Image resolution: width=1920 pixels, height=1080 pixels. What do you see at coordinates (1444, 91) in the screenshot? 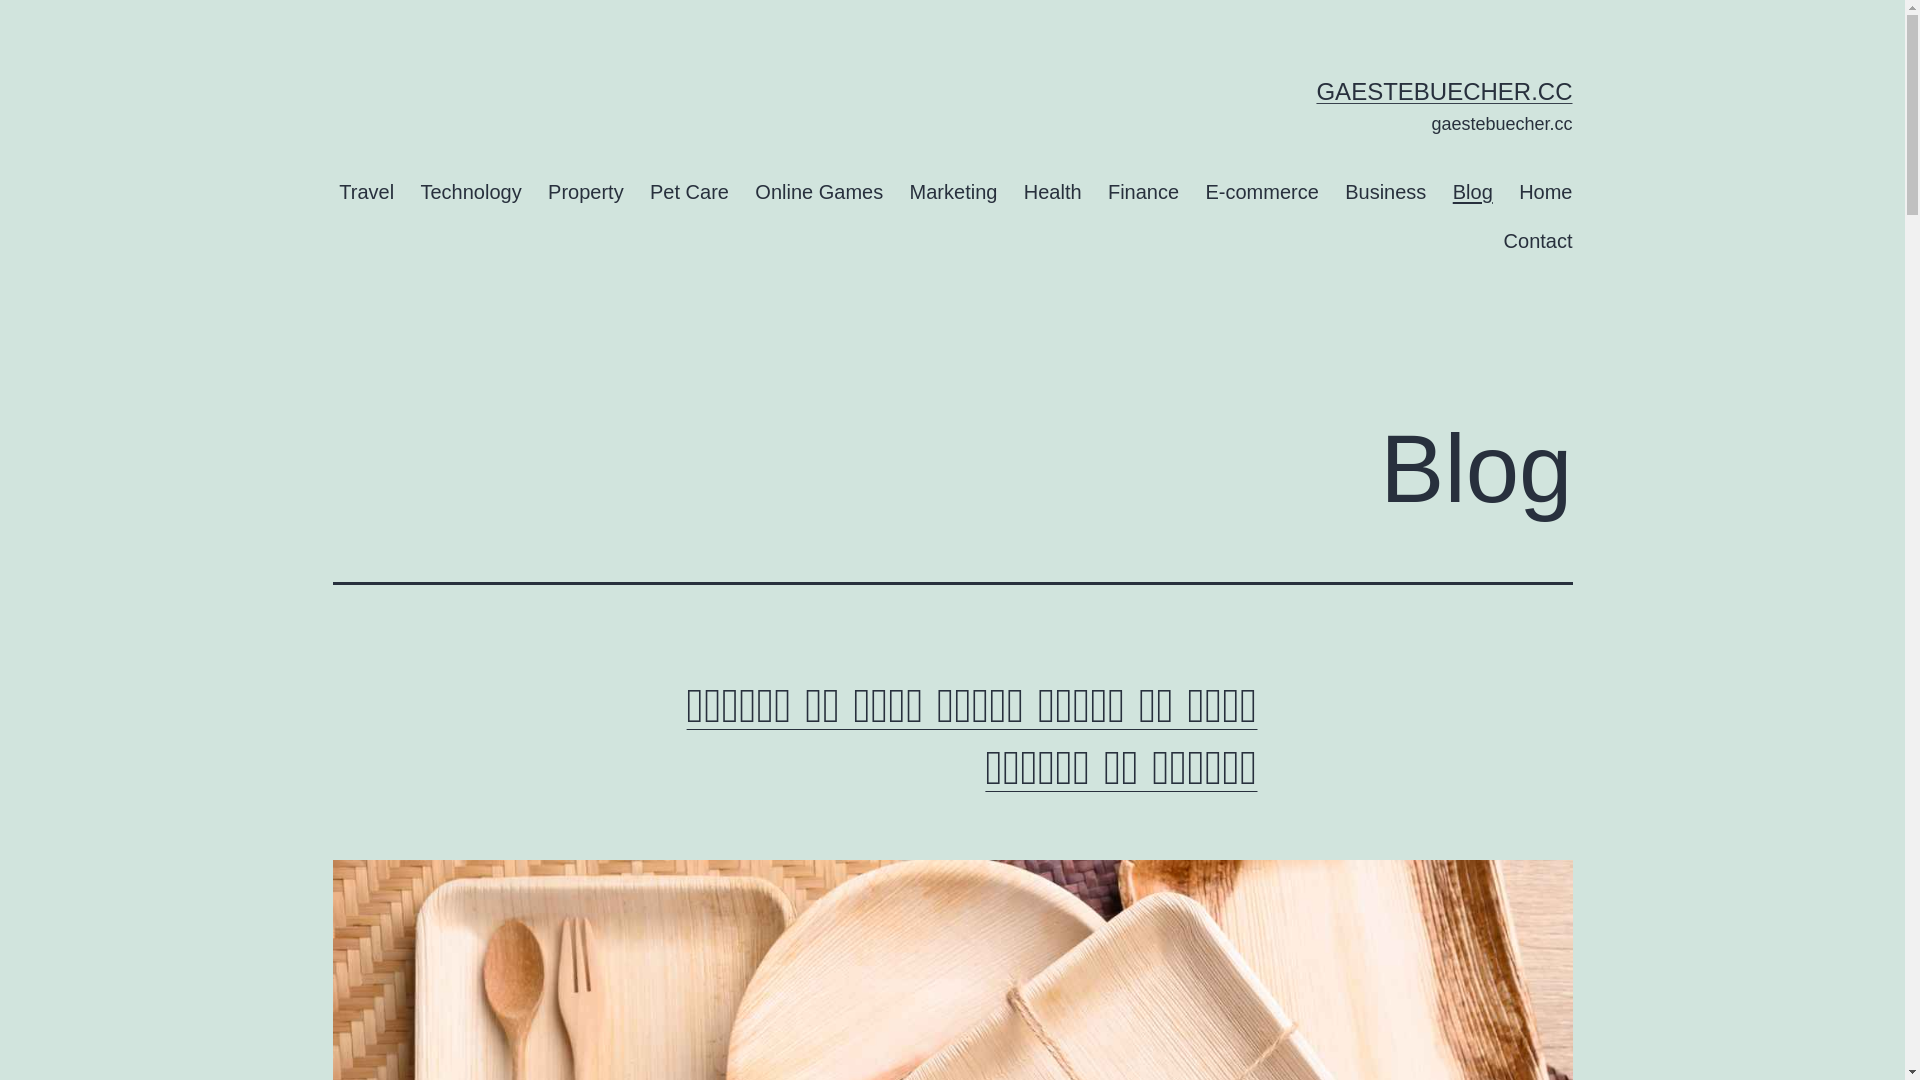
I see `'GAESTEBUECHER.CC'` at bounding box center [1444, 91].